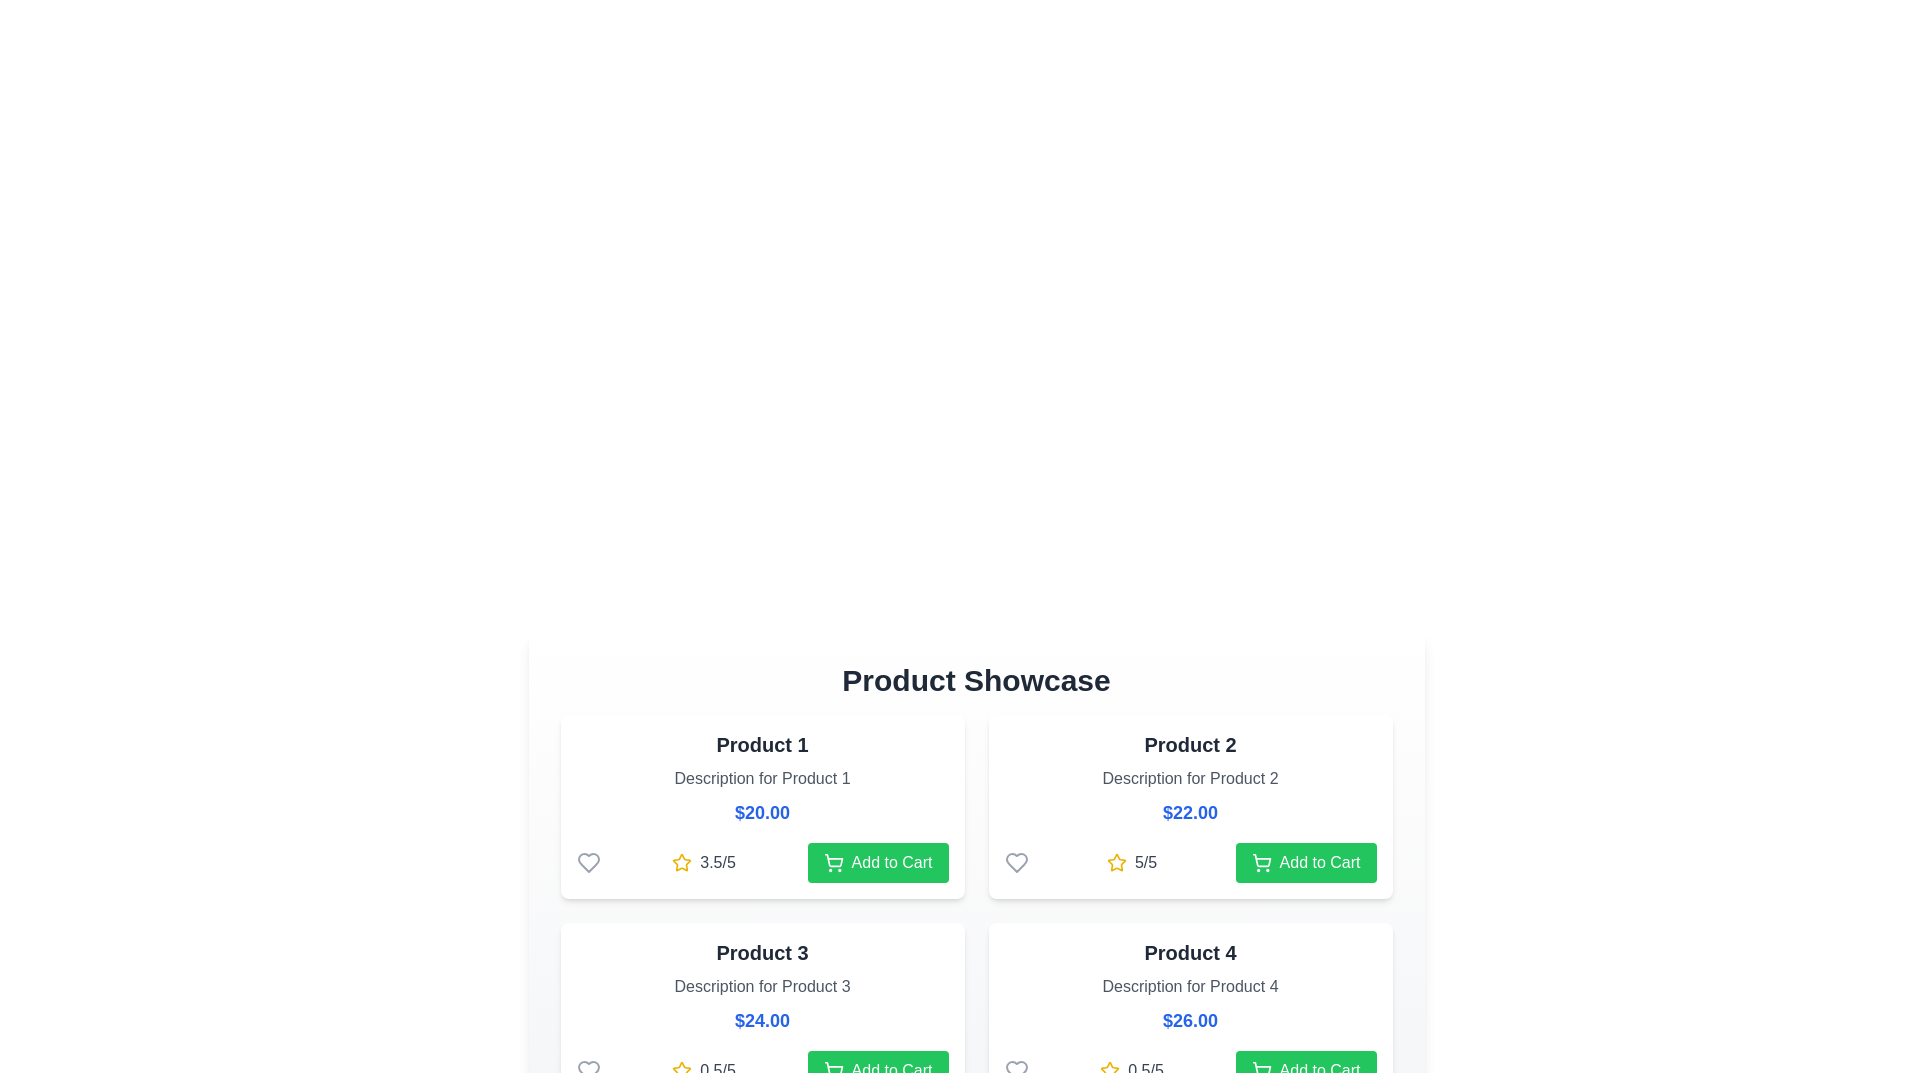 The height and width of the screenshot is (1080, 1920). I want to click on the center of the hollow heart icon outlined with fine lines in the 'Product 2' tile of the 'Product Showcase' grid layout, so click(1016, 862).